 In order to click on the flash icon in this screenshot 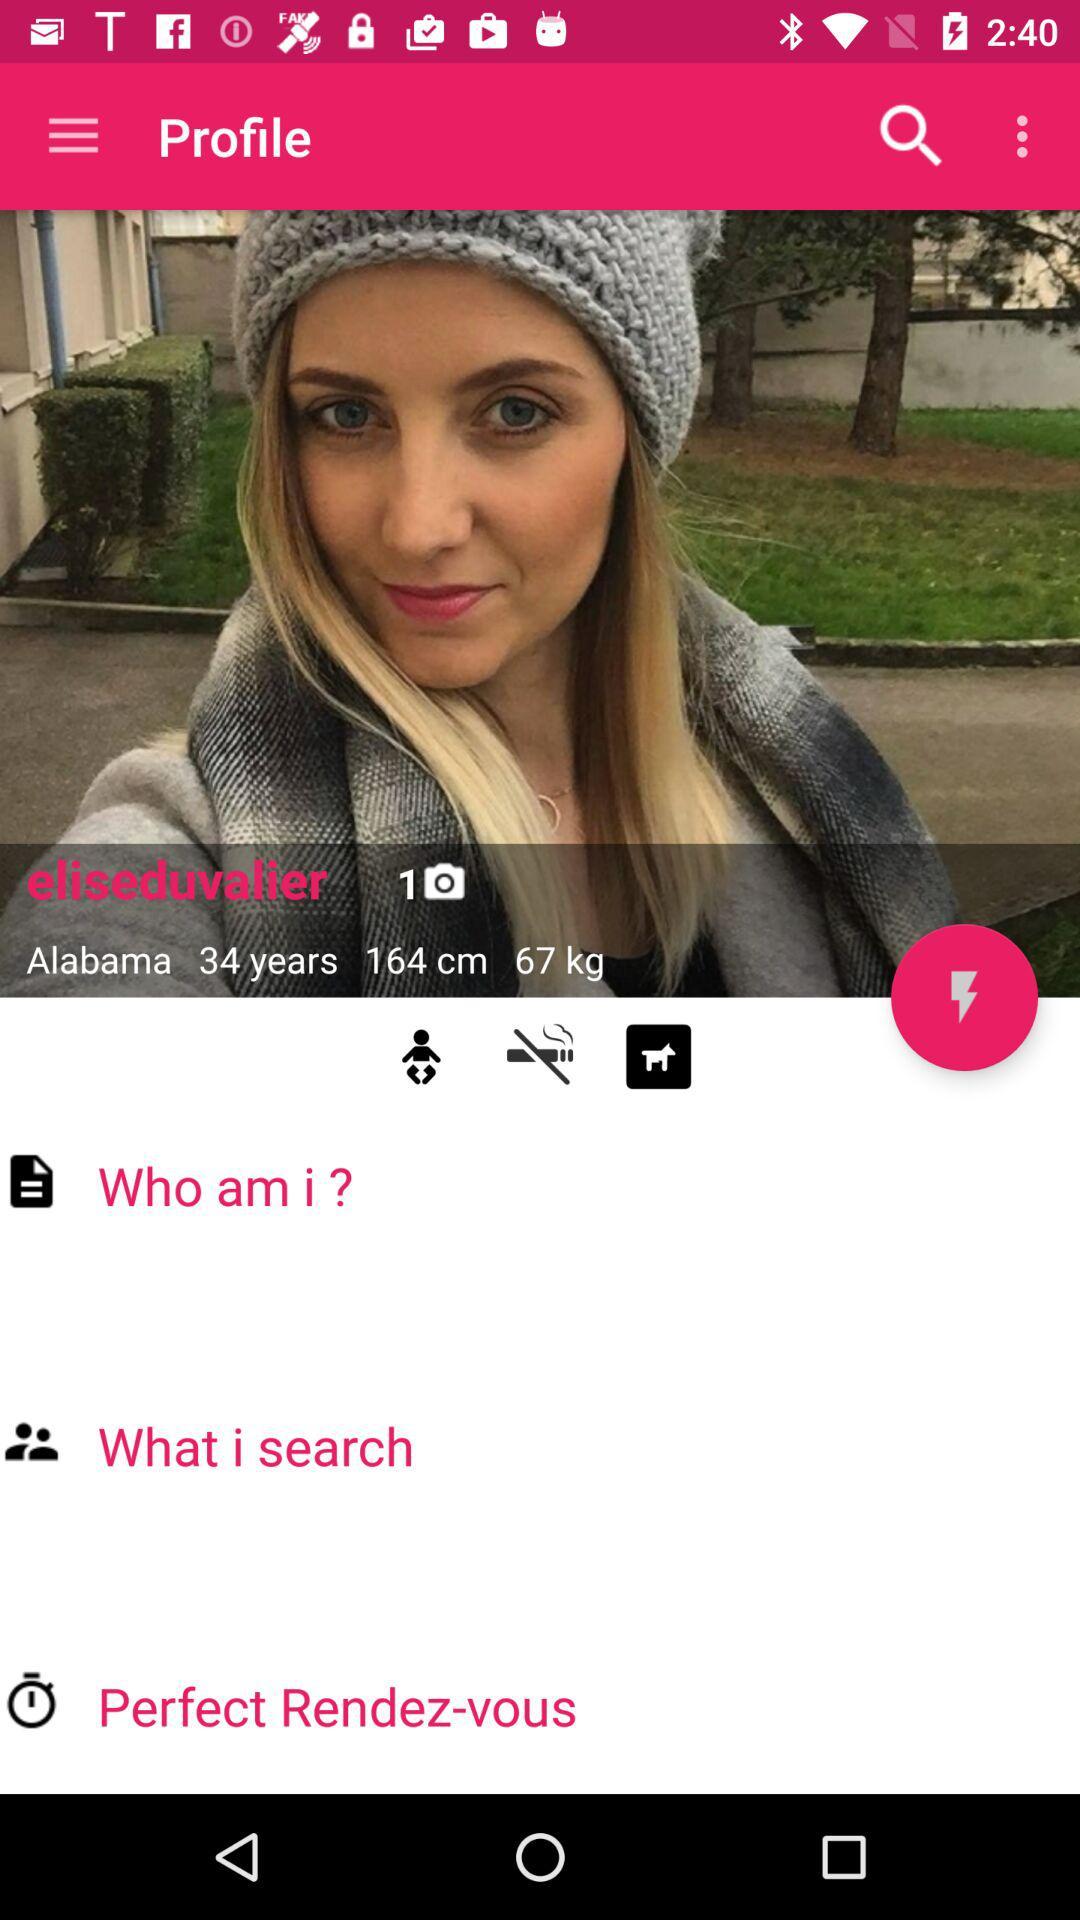, I will do `click(963, 997)`.